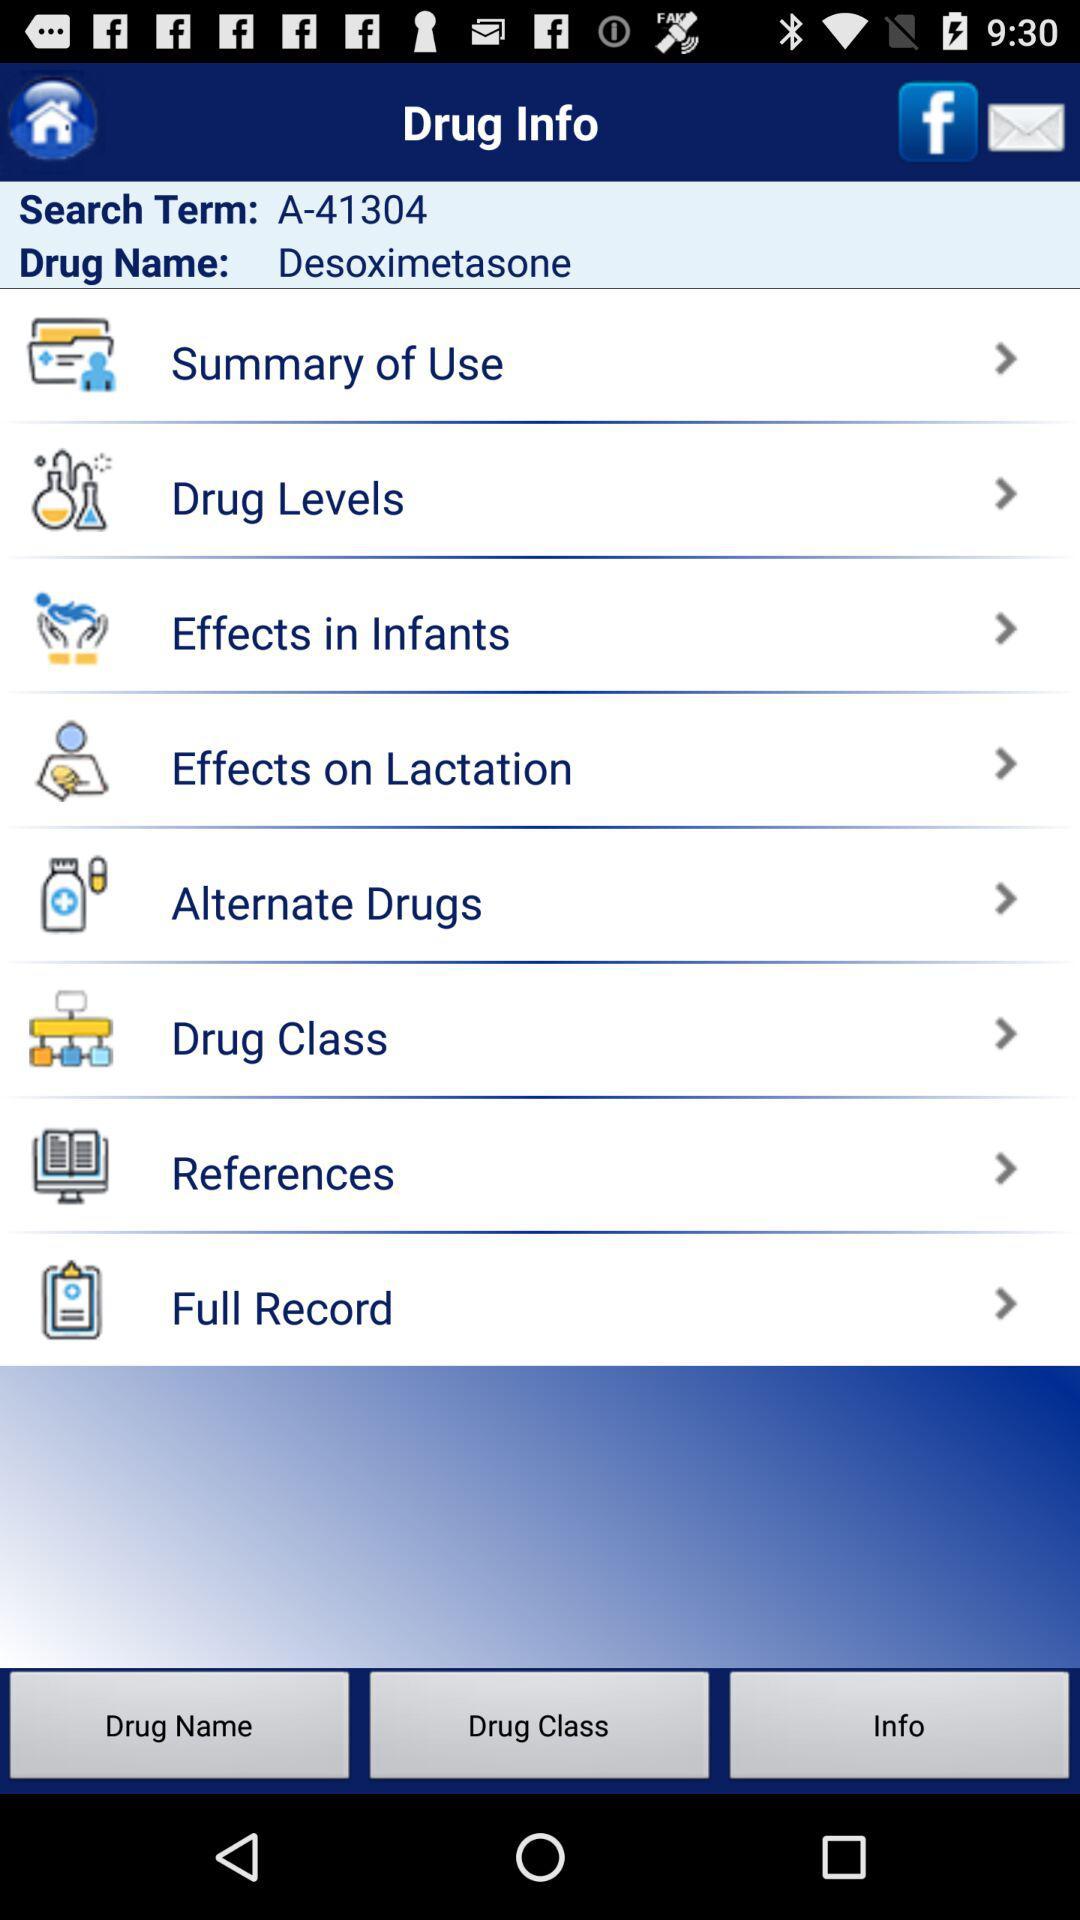 Image resolution: width=1080 pixels, height=1920 pixels. I want to click on full record icon, so click(70, 1299).